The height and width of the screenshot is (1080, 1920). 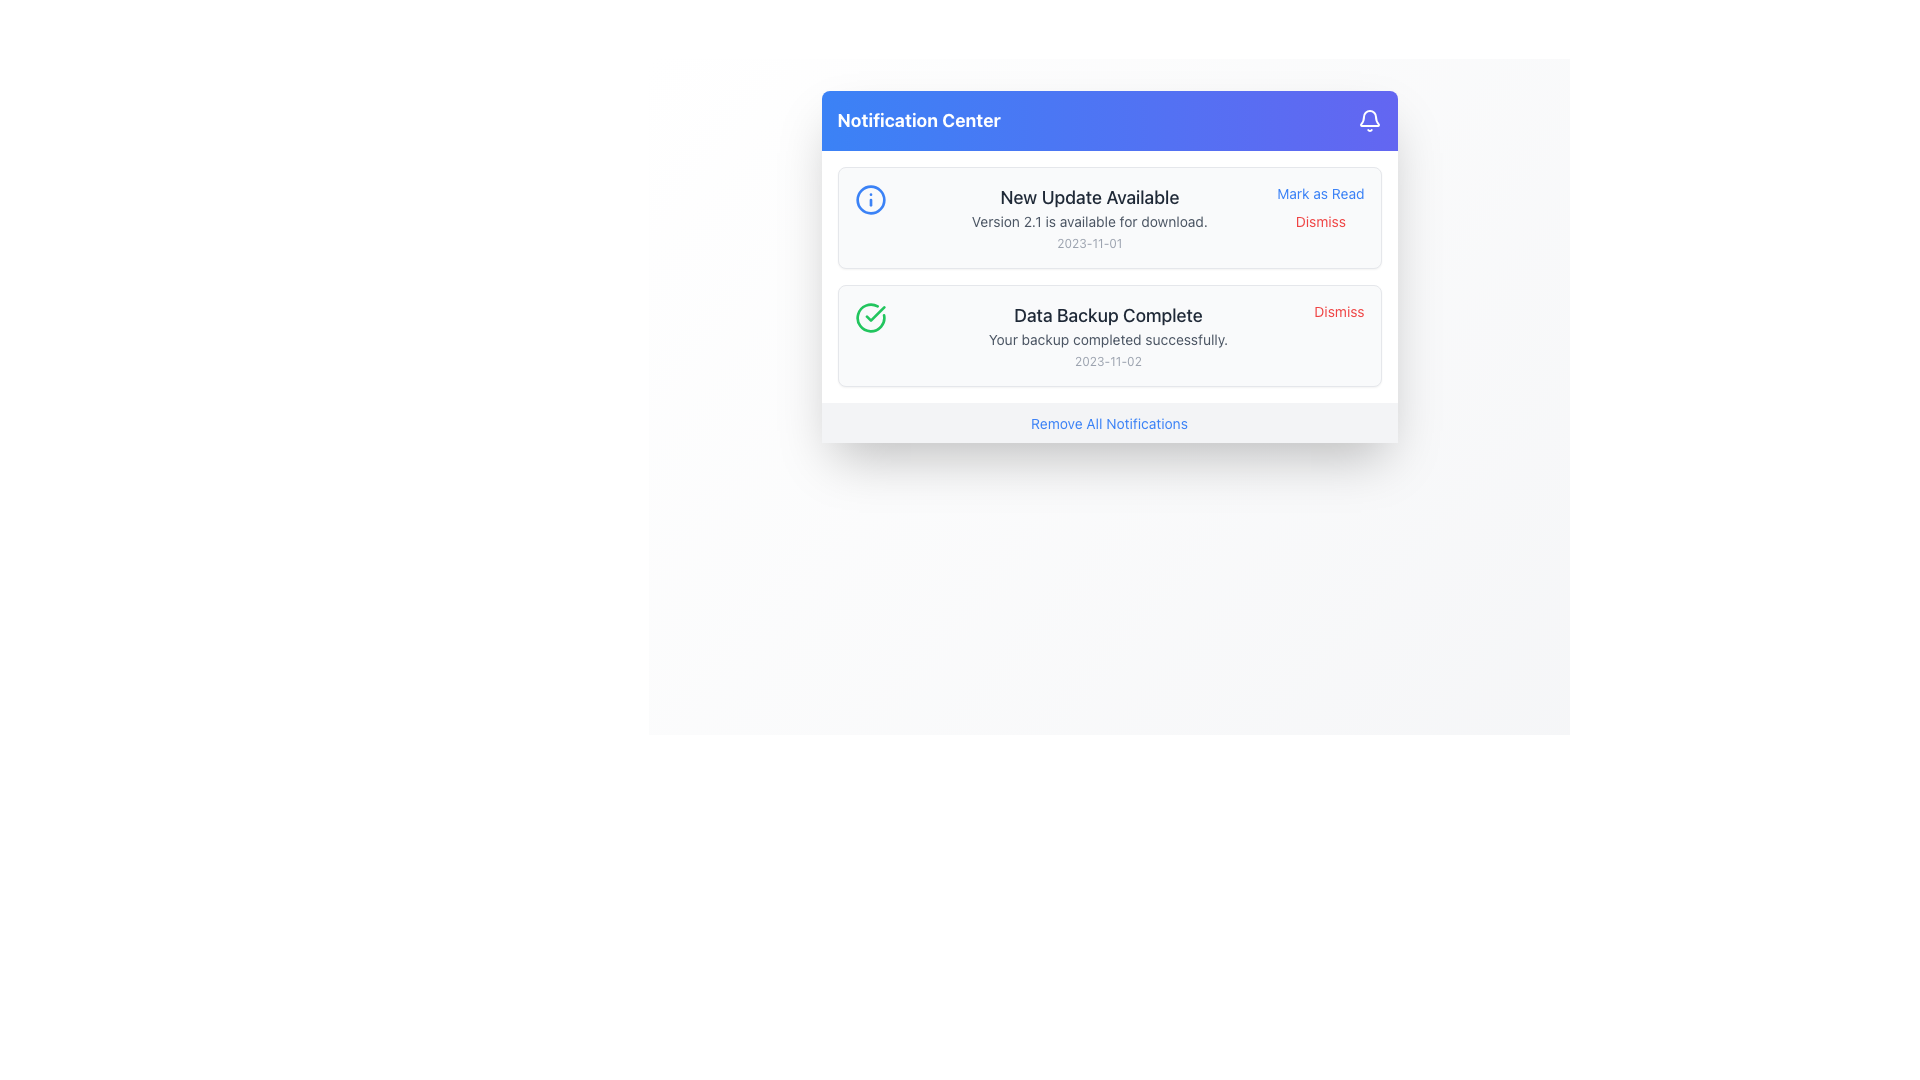 I want to click on the bold red 'Dismiss' label located at the right end of the 'Data Backup Complete' notification block, so click(x=1339, y=312).